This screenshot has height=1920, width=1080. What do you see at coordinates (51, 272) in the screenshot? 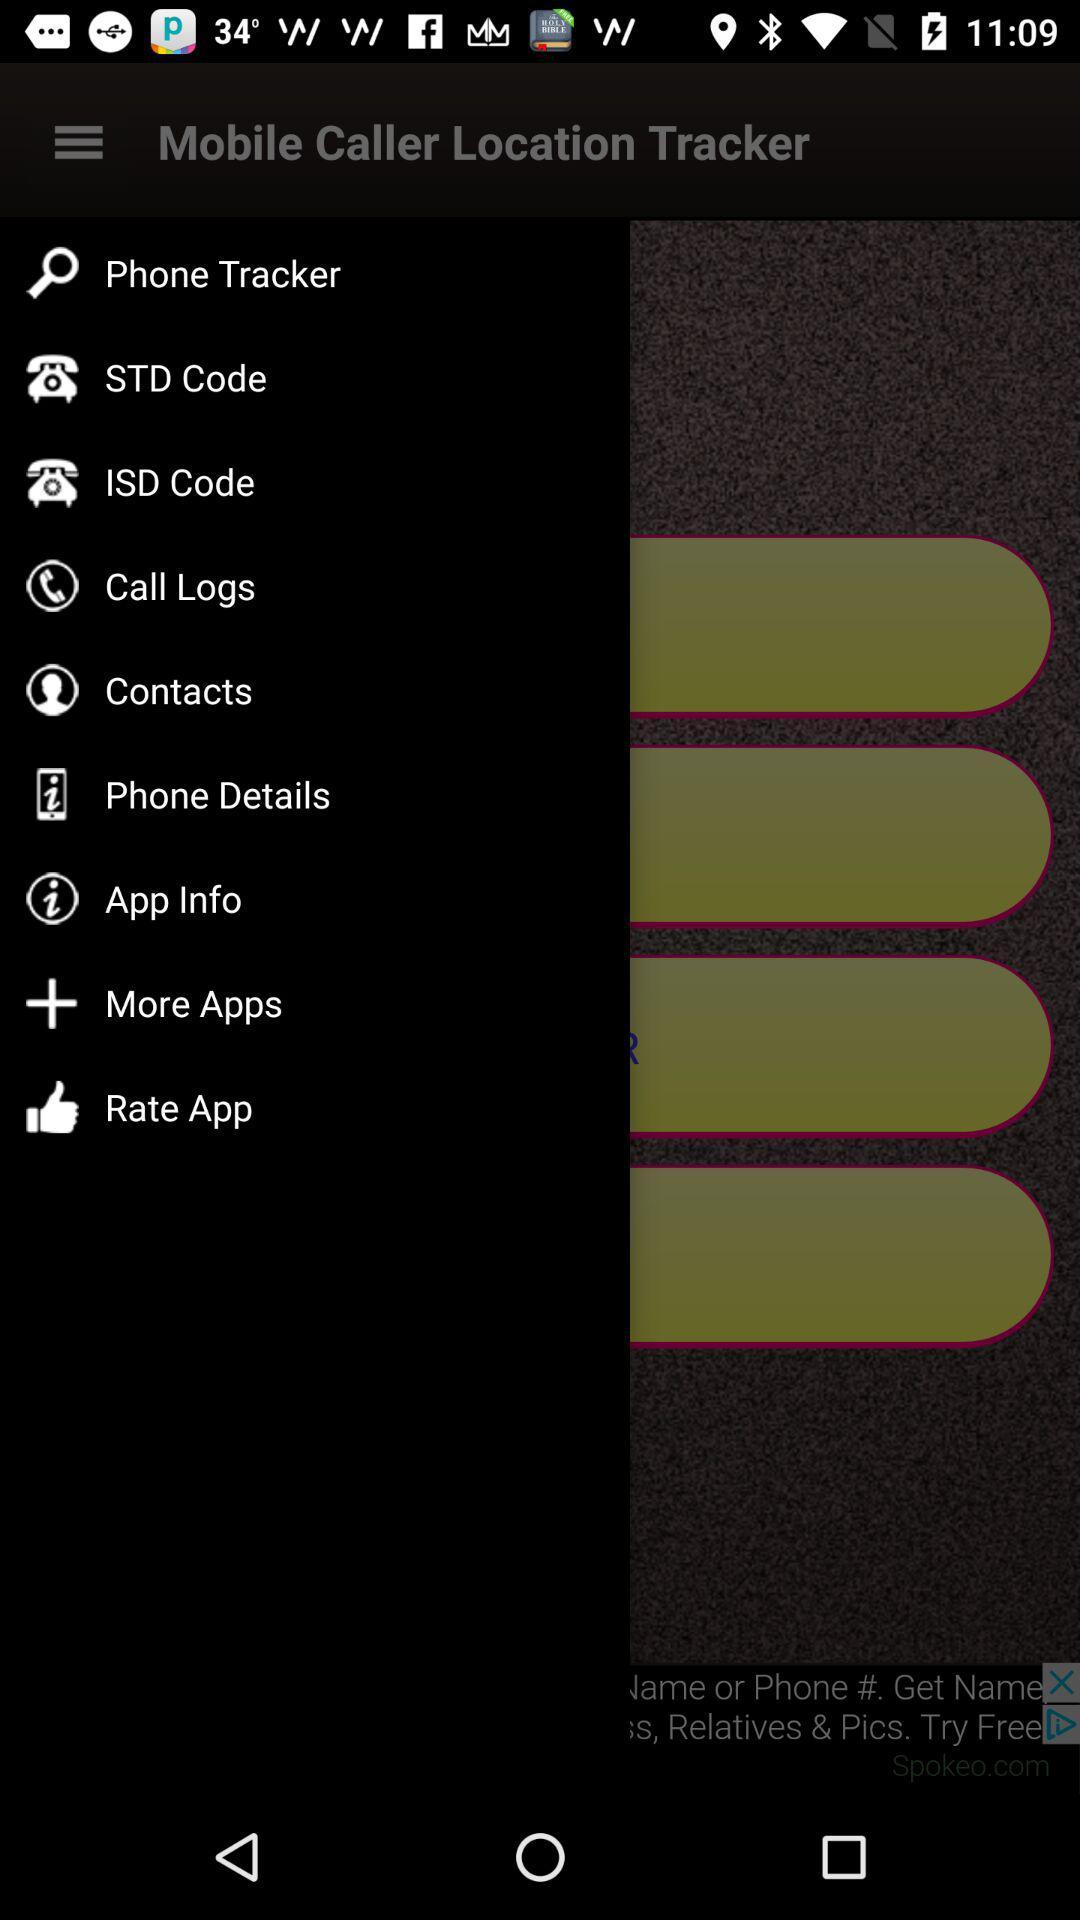
I see `the symbol to the left side of phone tracker` at bounding box center [51, 272].